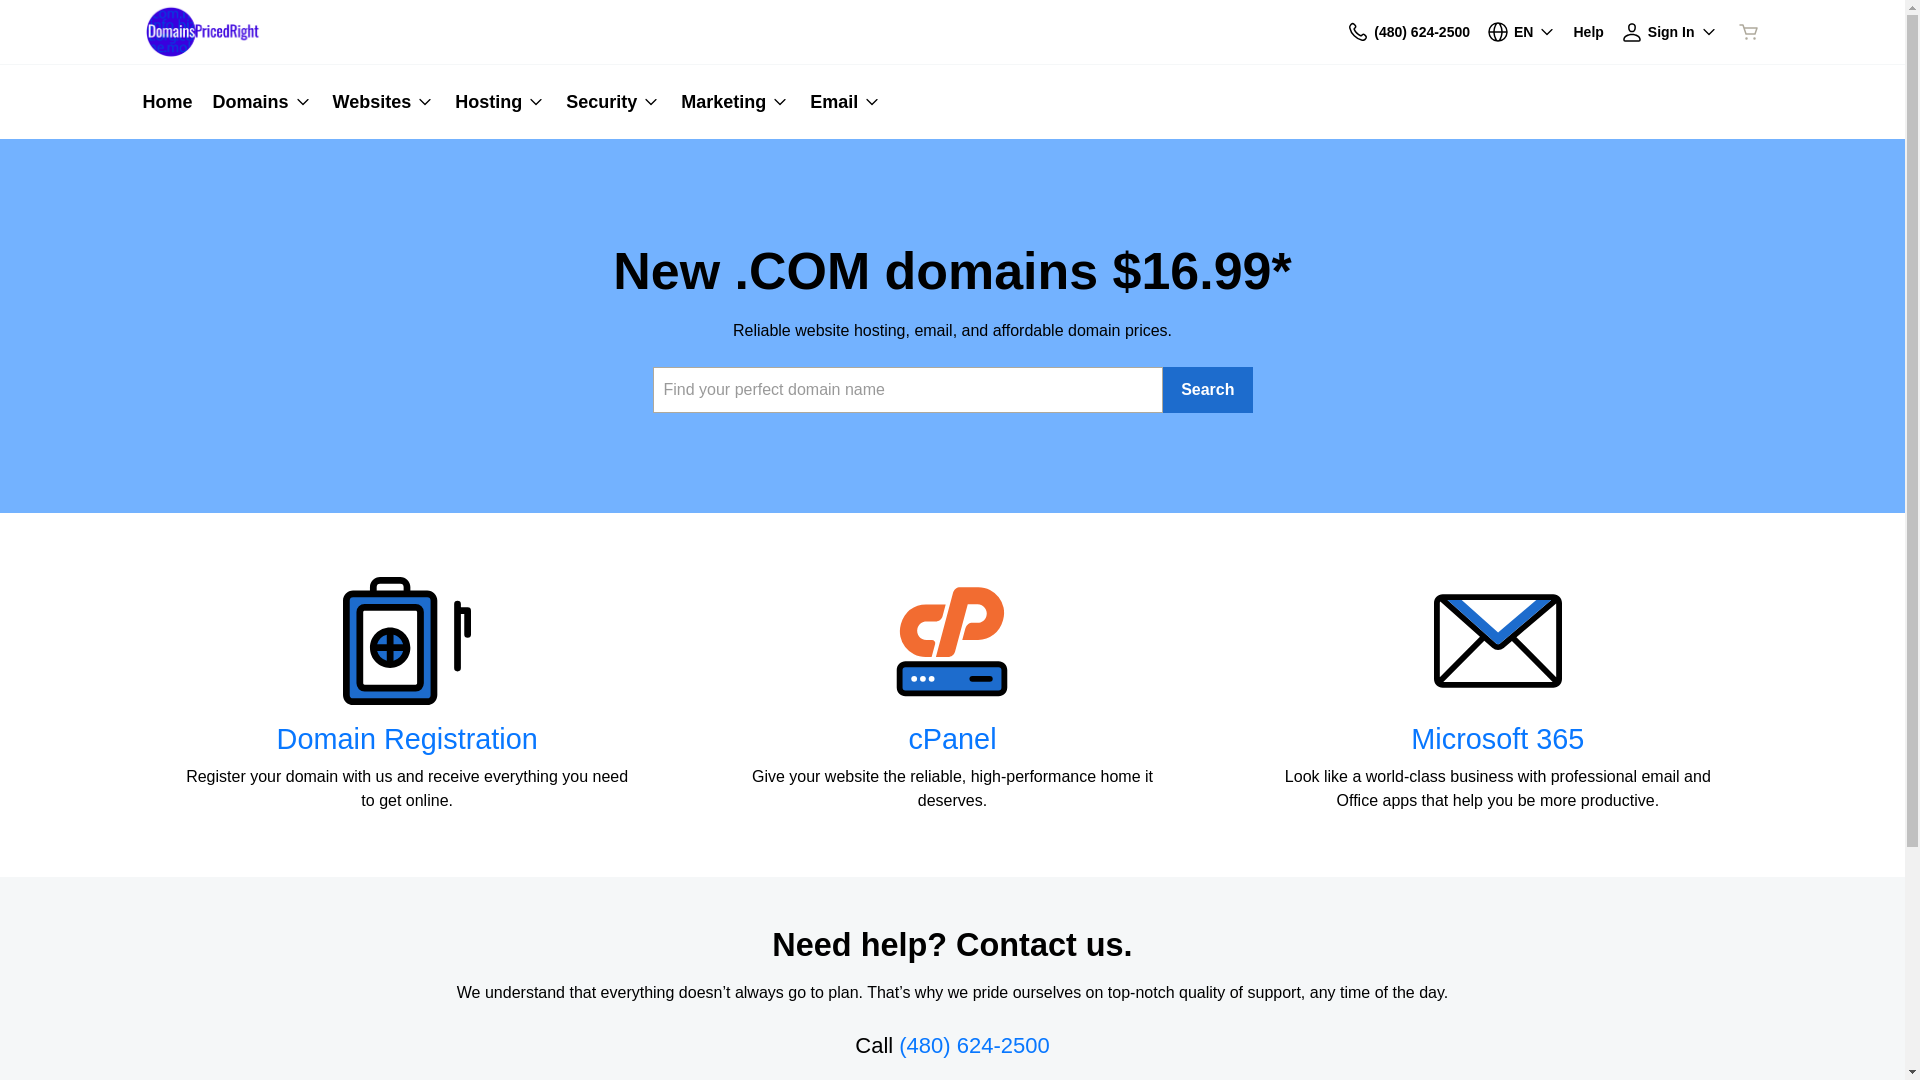  What do you see at coordinates (1612, 32) in the screenshot?
I see `'Sign In'` at bounding box center [1612, 32].